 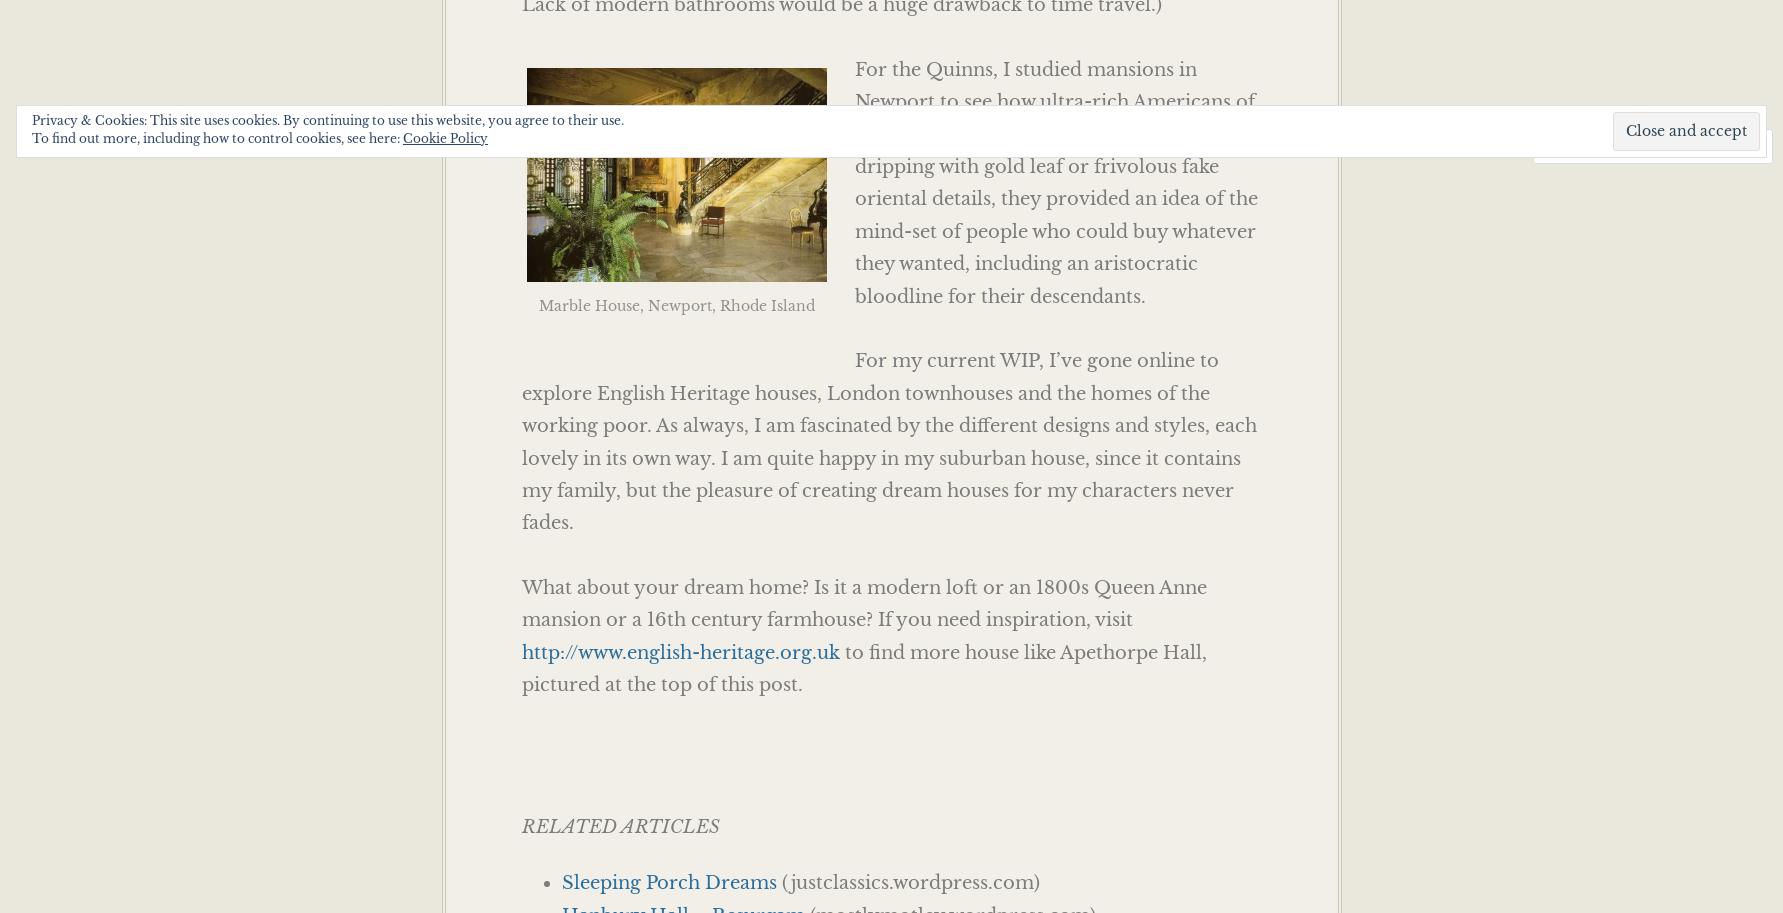 What do you see at coordinates (668, 881) in the screenshot?
I see `'Sleeping Porch Dreams'` at bounding box center [668, 881].